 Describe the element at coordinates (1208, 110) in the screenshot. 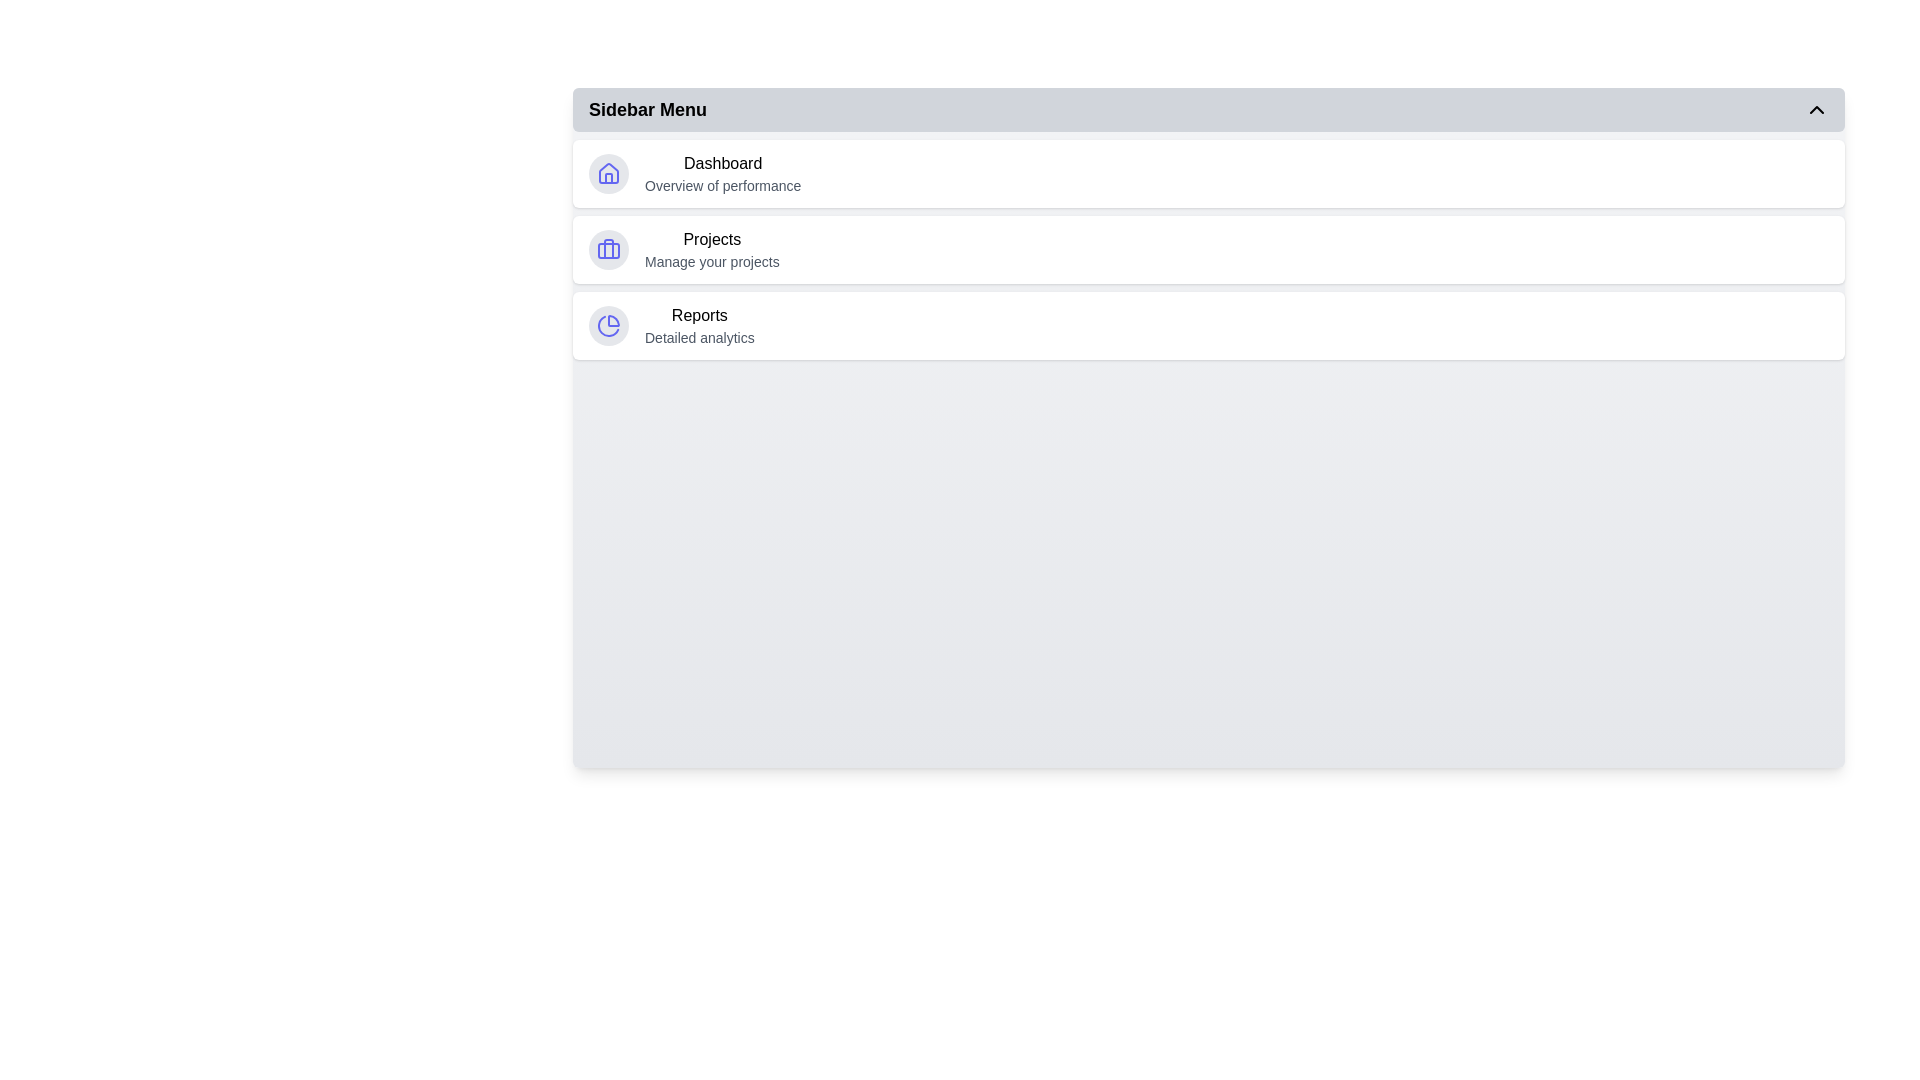

I see `the button labeled 'Sidebar Menu' to toggle the menu open or closed` at that location.